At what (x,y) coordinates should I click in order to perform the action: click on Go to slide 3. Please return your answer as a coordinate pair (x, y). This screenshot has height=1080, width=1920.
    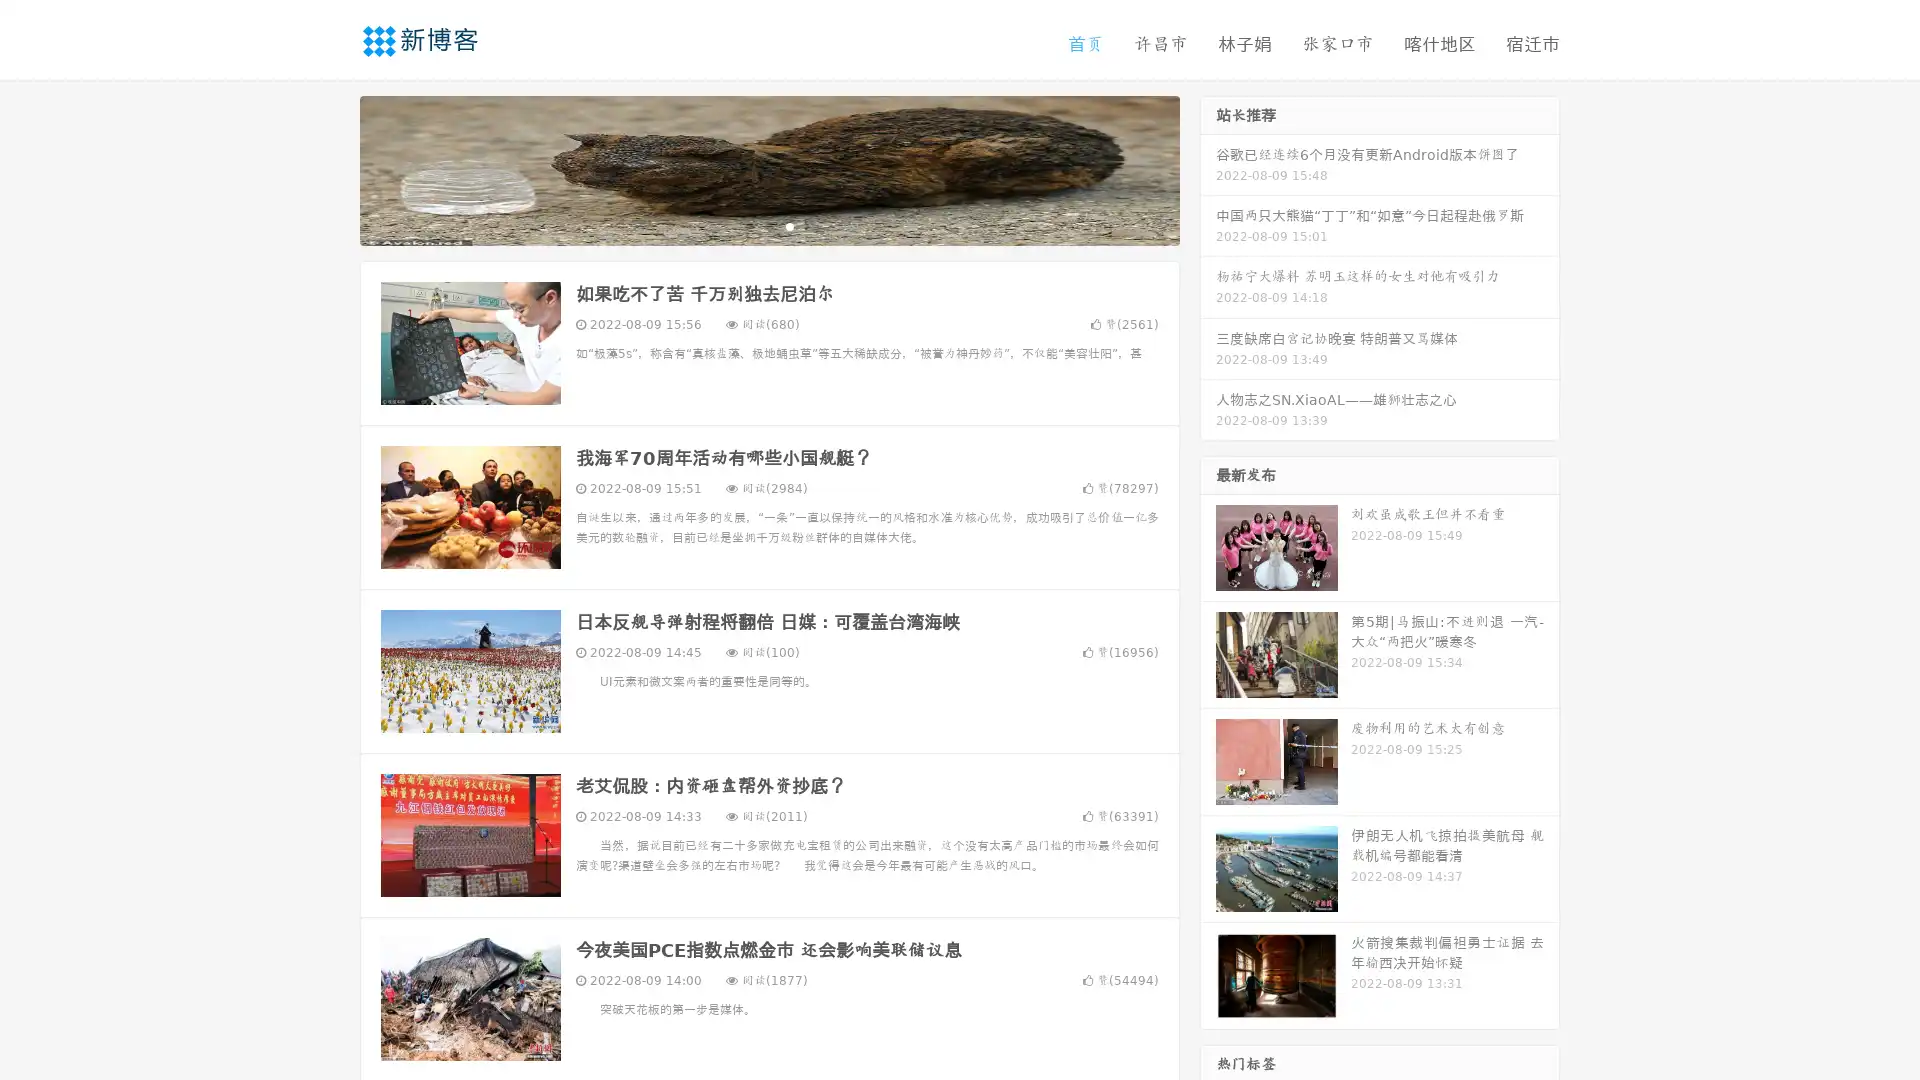
    Looking at the image, I should click on (789, 225).